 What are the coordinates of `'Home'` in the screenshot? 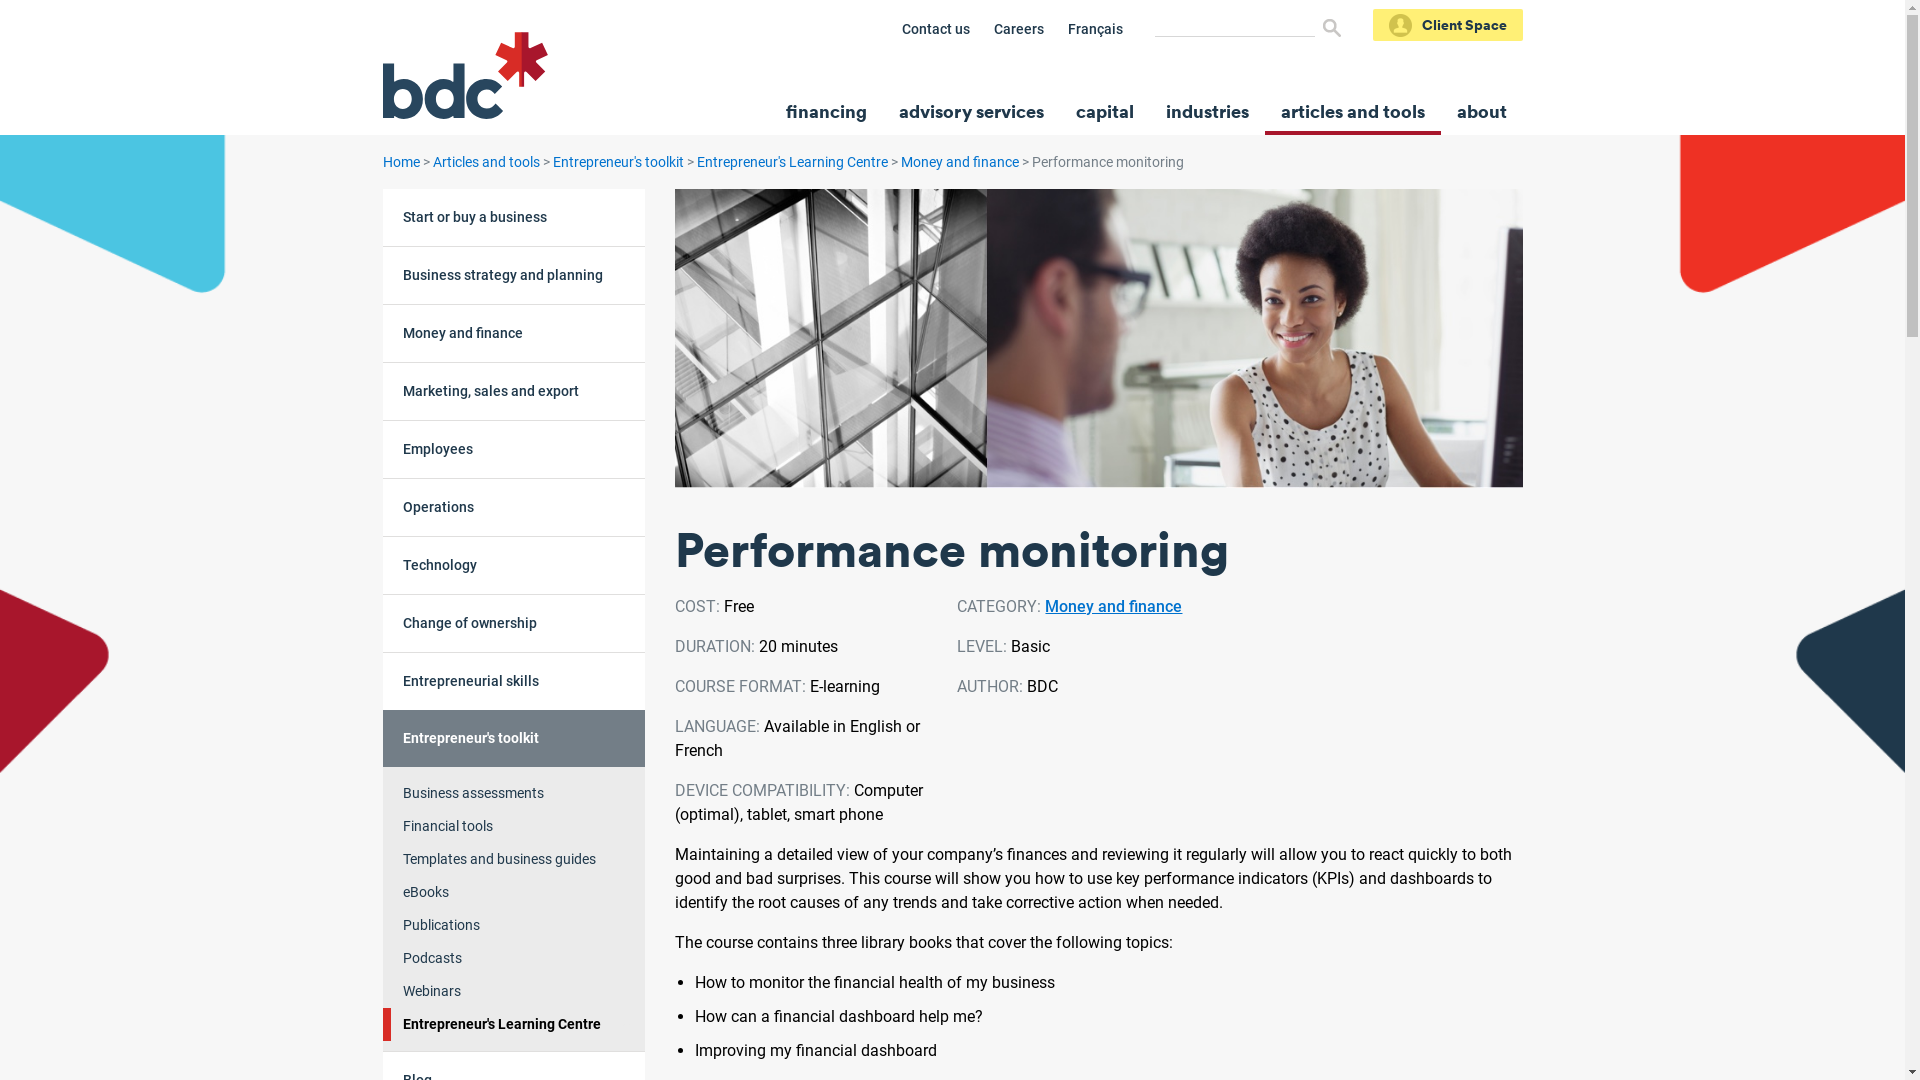 It's located at (382, 161).